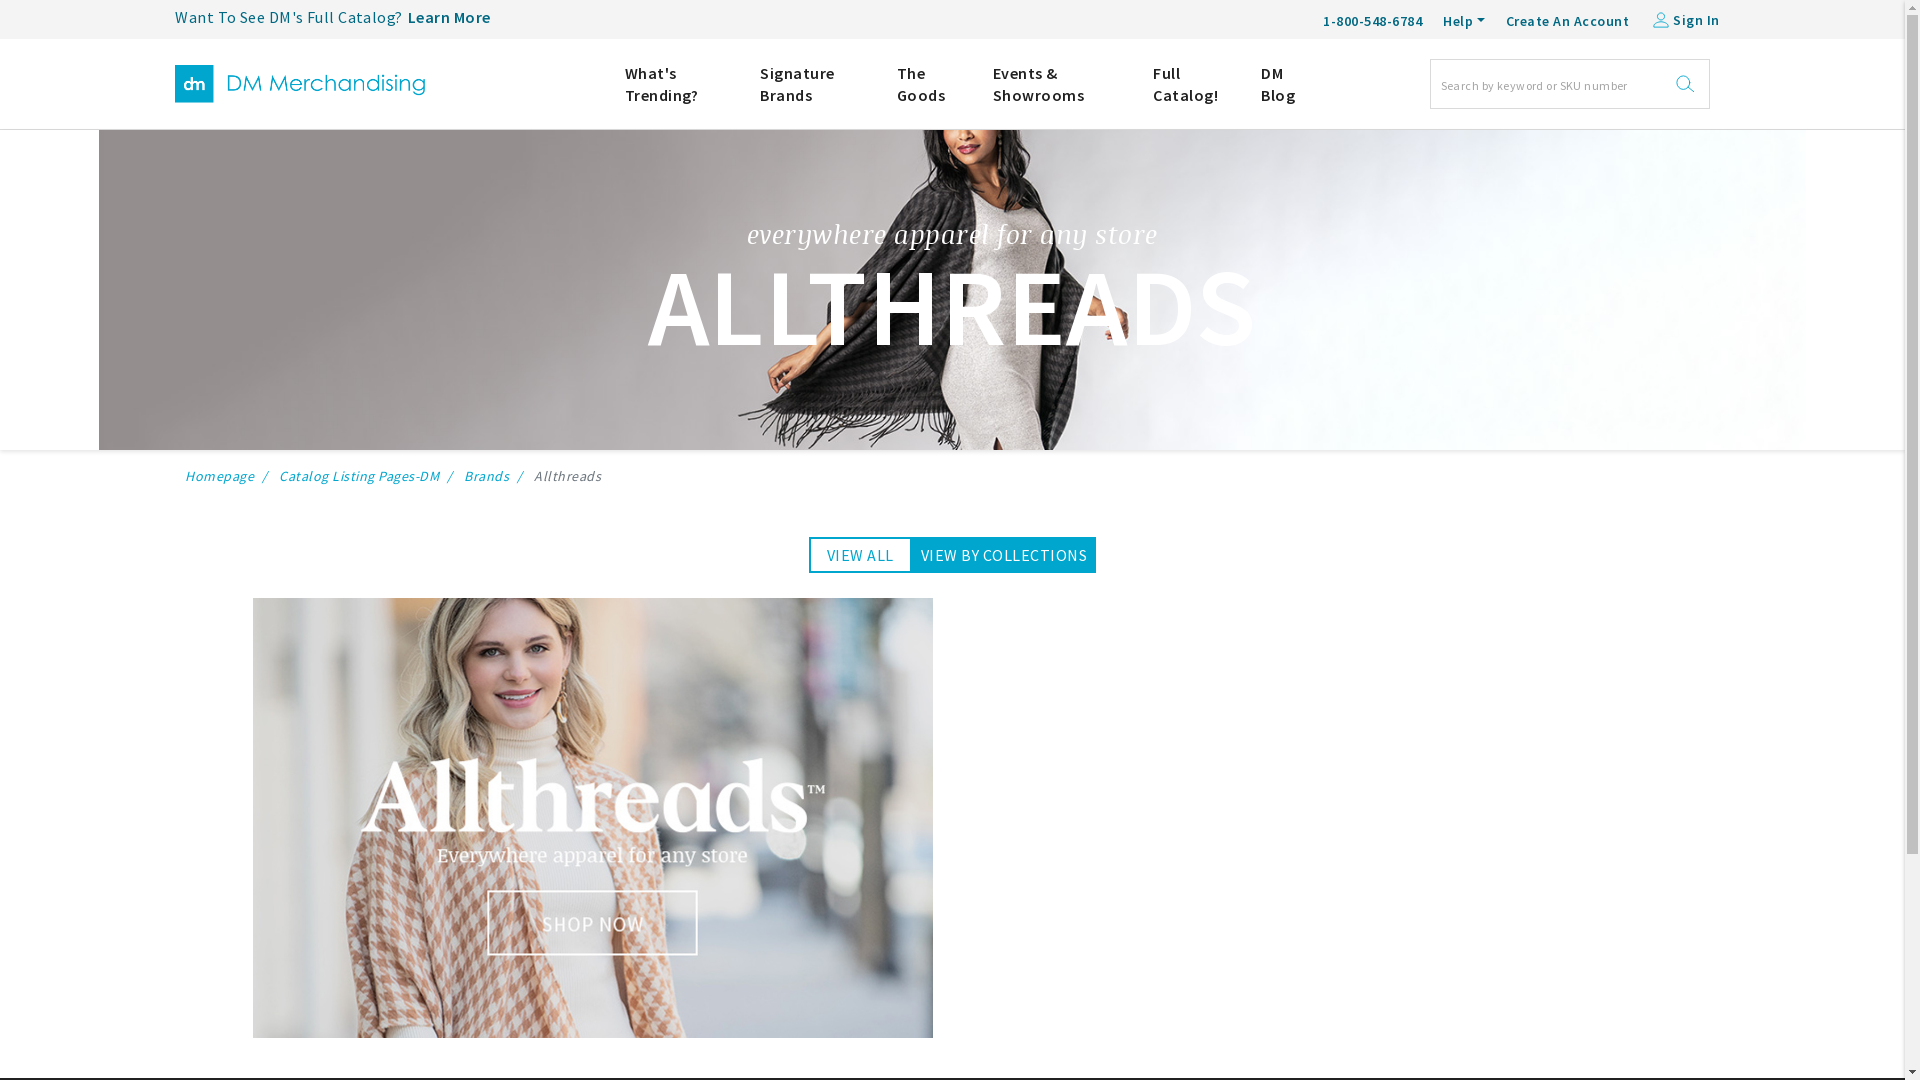  Describe the element at coordinates (812, 83) in the screenshot. I see `'Signature Brands'` at that location.